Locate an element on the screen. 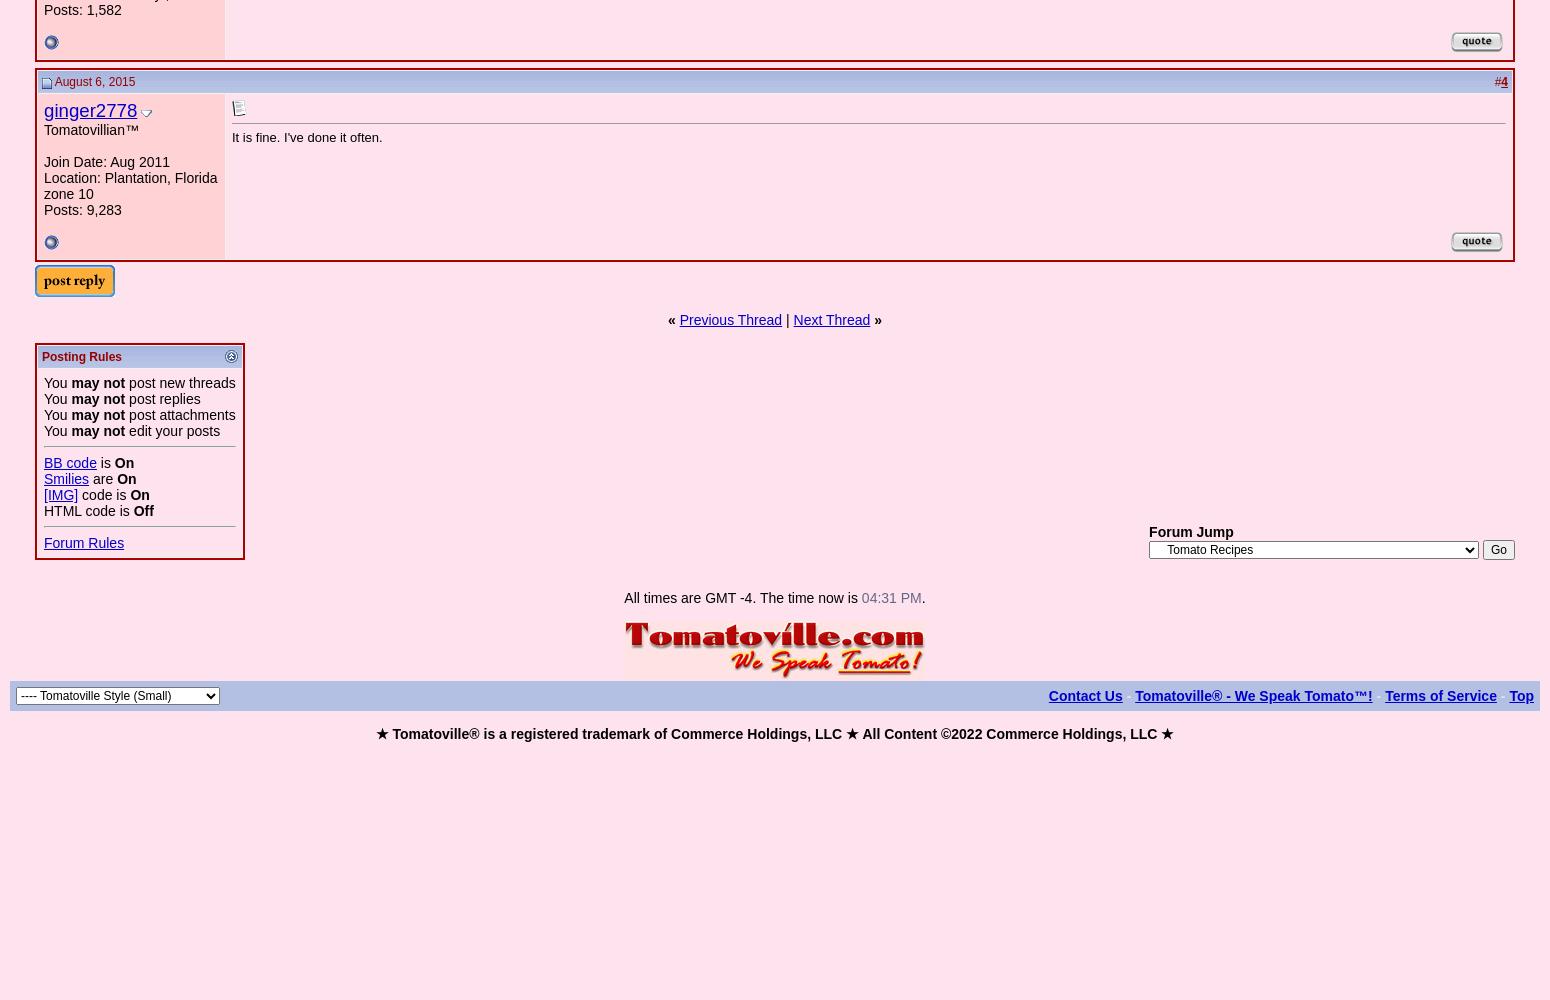  'code is' is located at coordinates (104, 494).